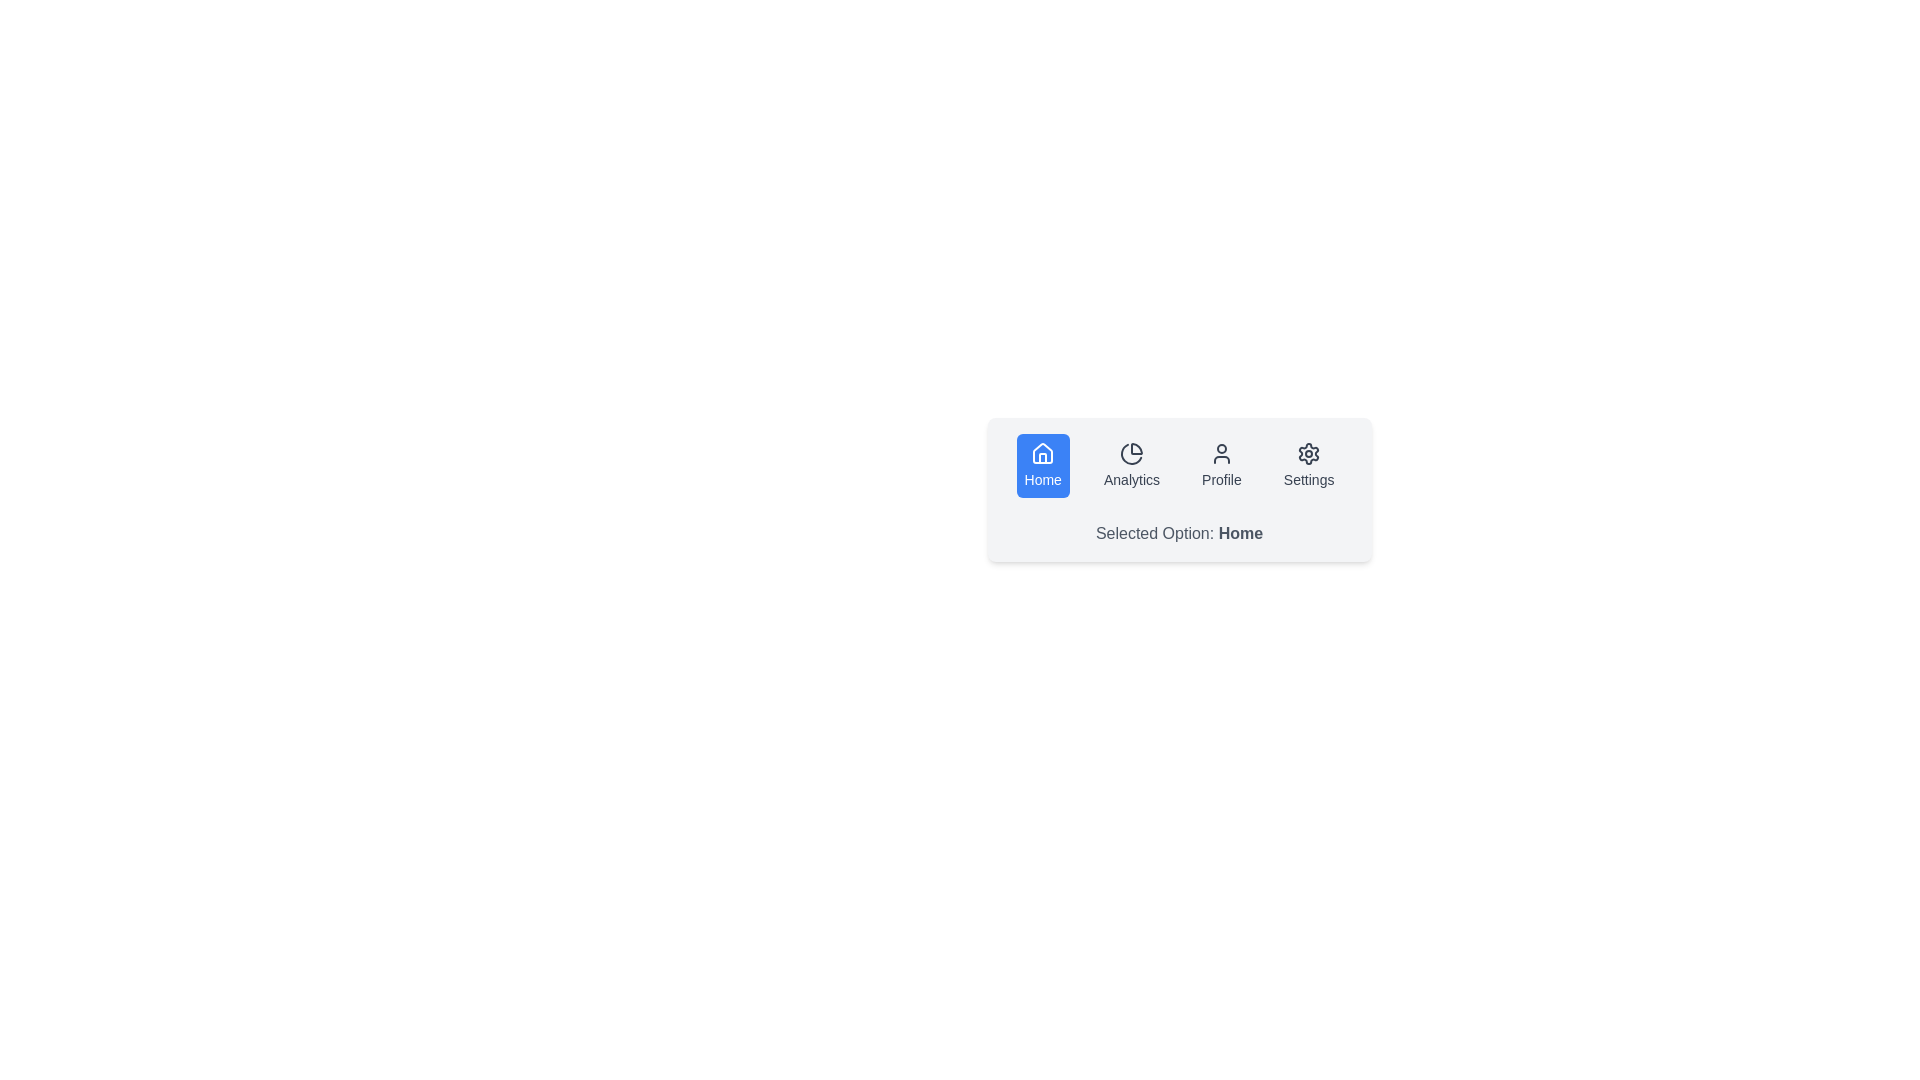 This screenshot has width=1920, height=1080. I want to click on the static text label that displays 'Home', which is part of the sentence 'Selected Option: Home' located below a row of icons and labels, so click(1239, 532).